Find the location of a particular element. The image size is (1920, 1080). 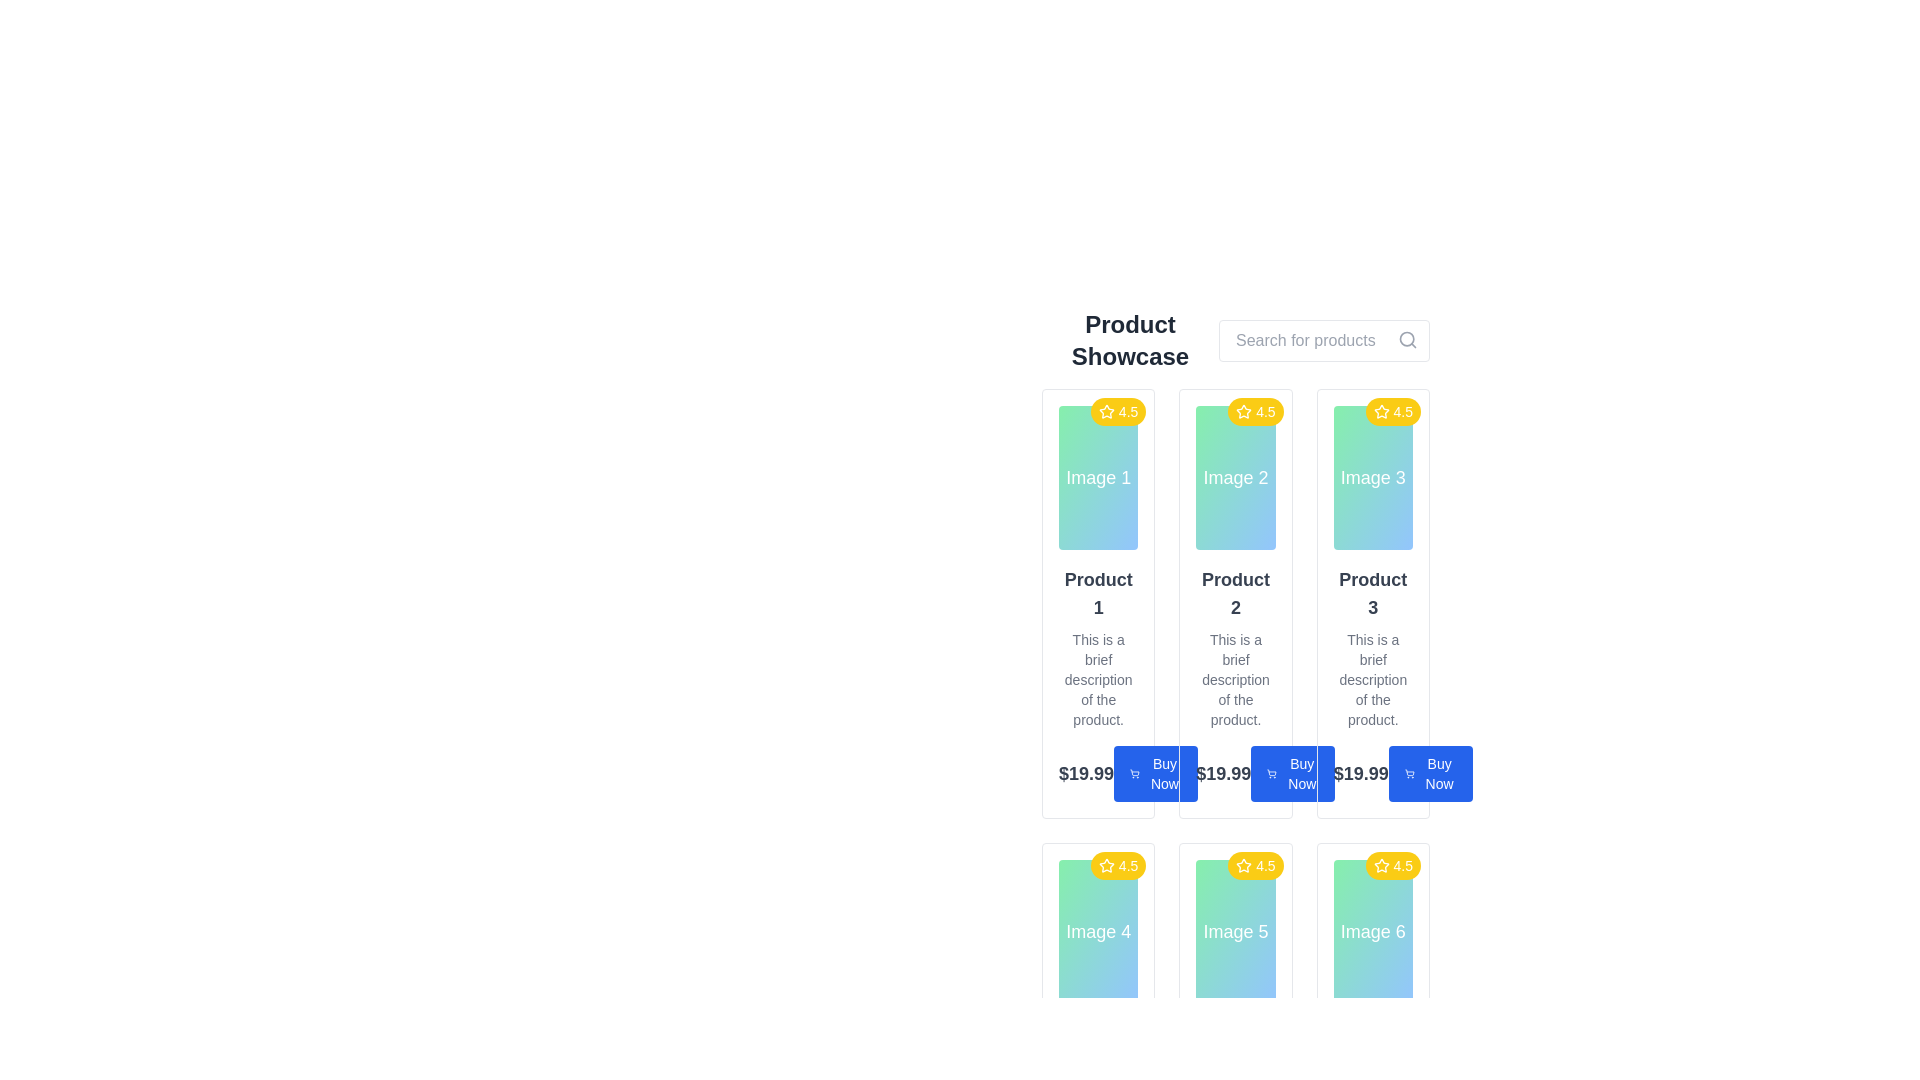

price information displayed in the text label located at the bottom-left corner of the listing for 'Product 3', next to the 'Buy Now' button is located at coordinates (1372, 773).